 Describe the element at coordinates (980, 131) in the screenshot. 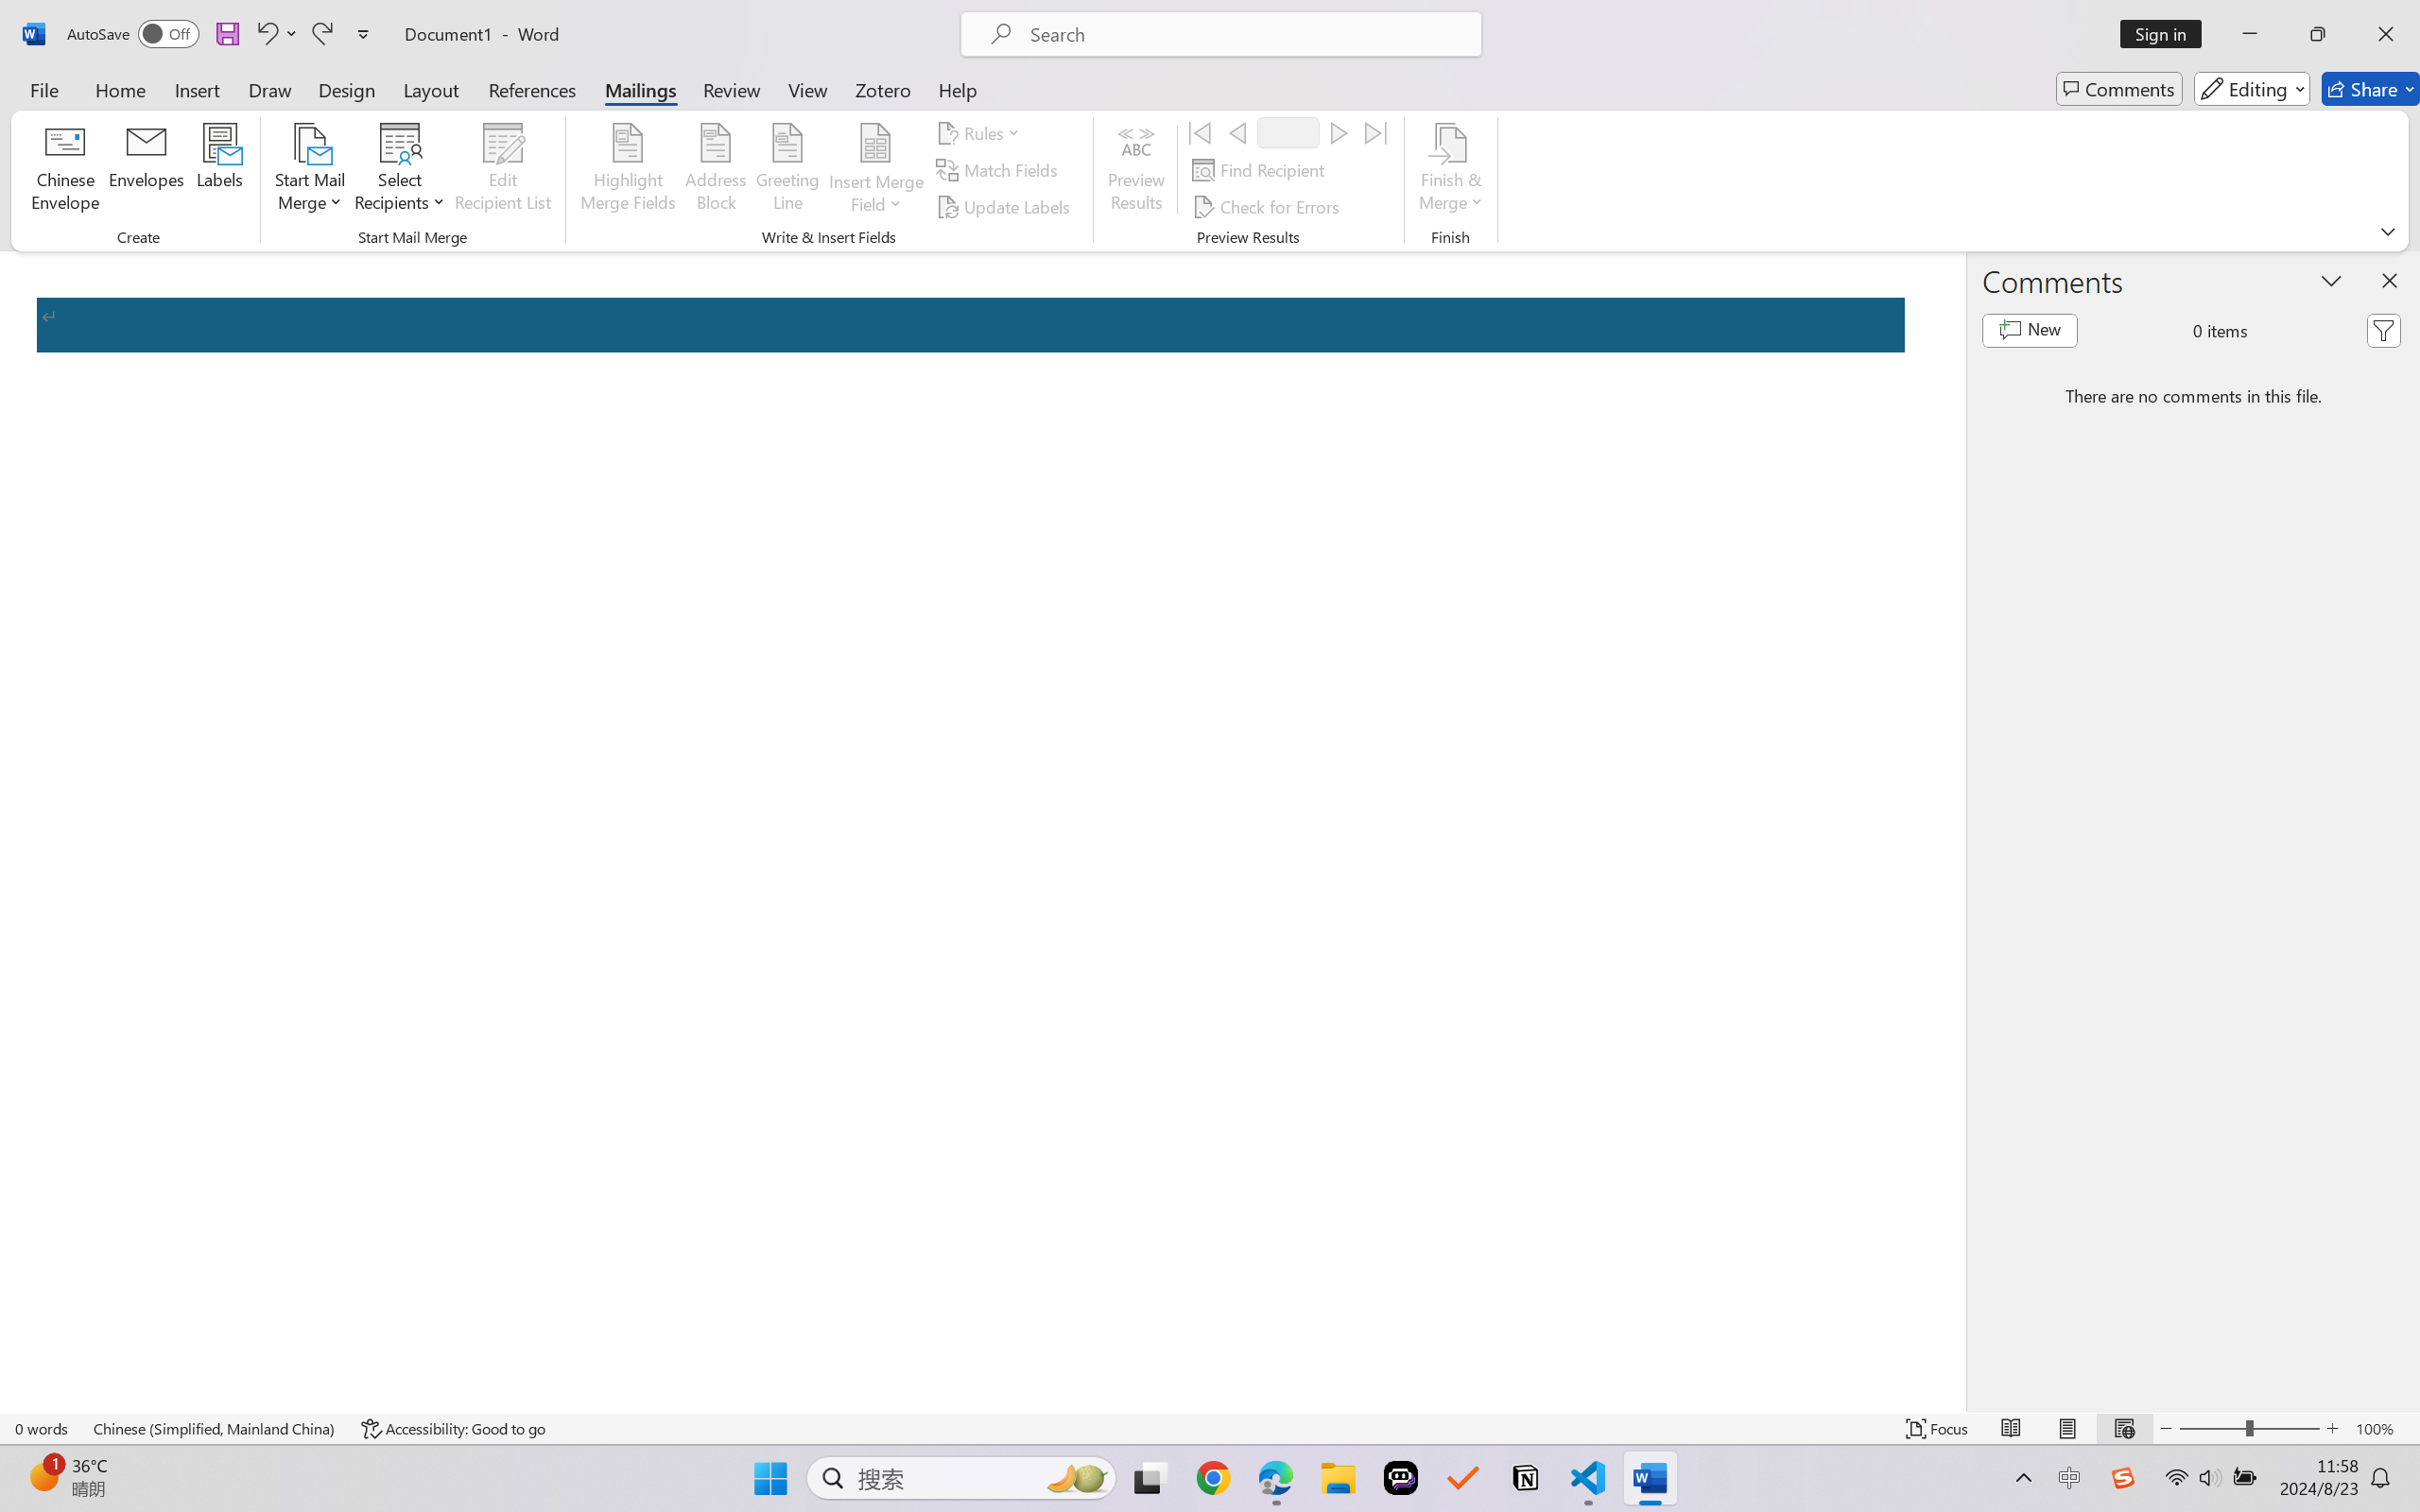

I see `'Rules'` at that location.